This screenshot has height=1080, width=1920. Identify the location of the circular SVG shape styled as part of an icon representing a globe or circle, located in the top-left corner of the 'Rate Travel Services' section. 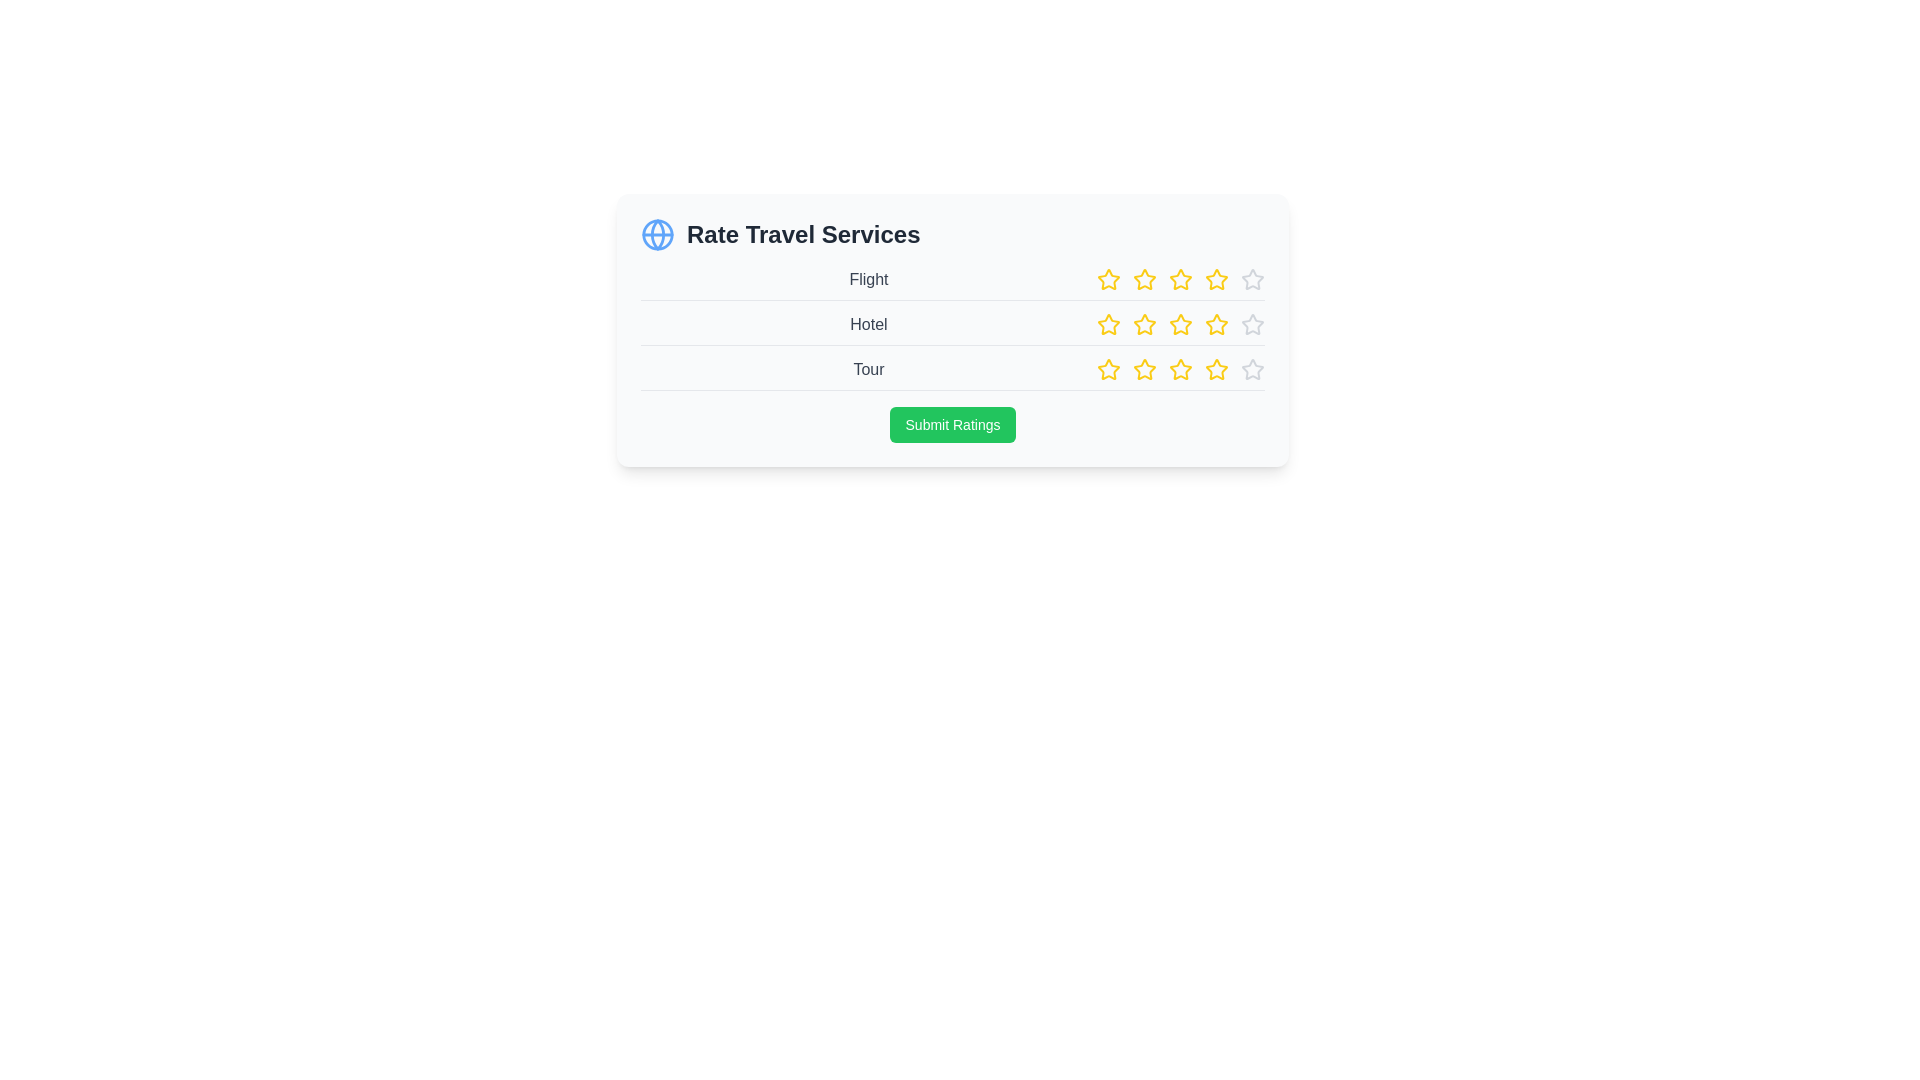
(657, 234).